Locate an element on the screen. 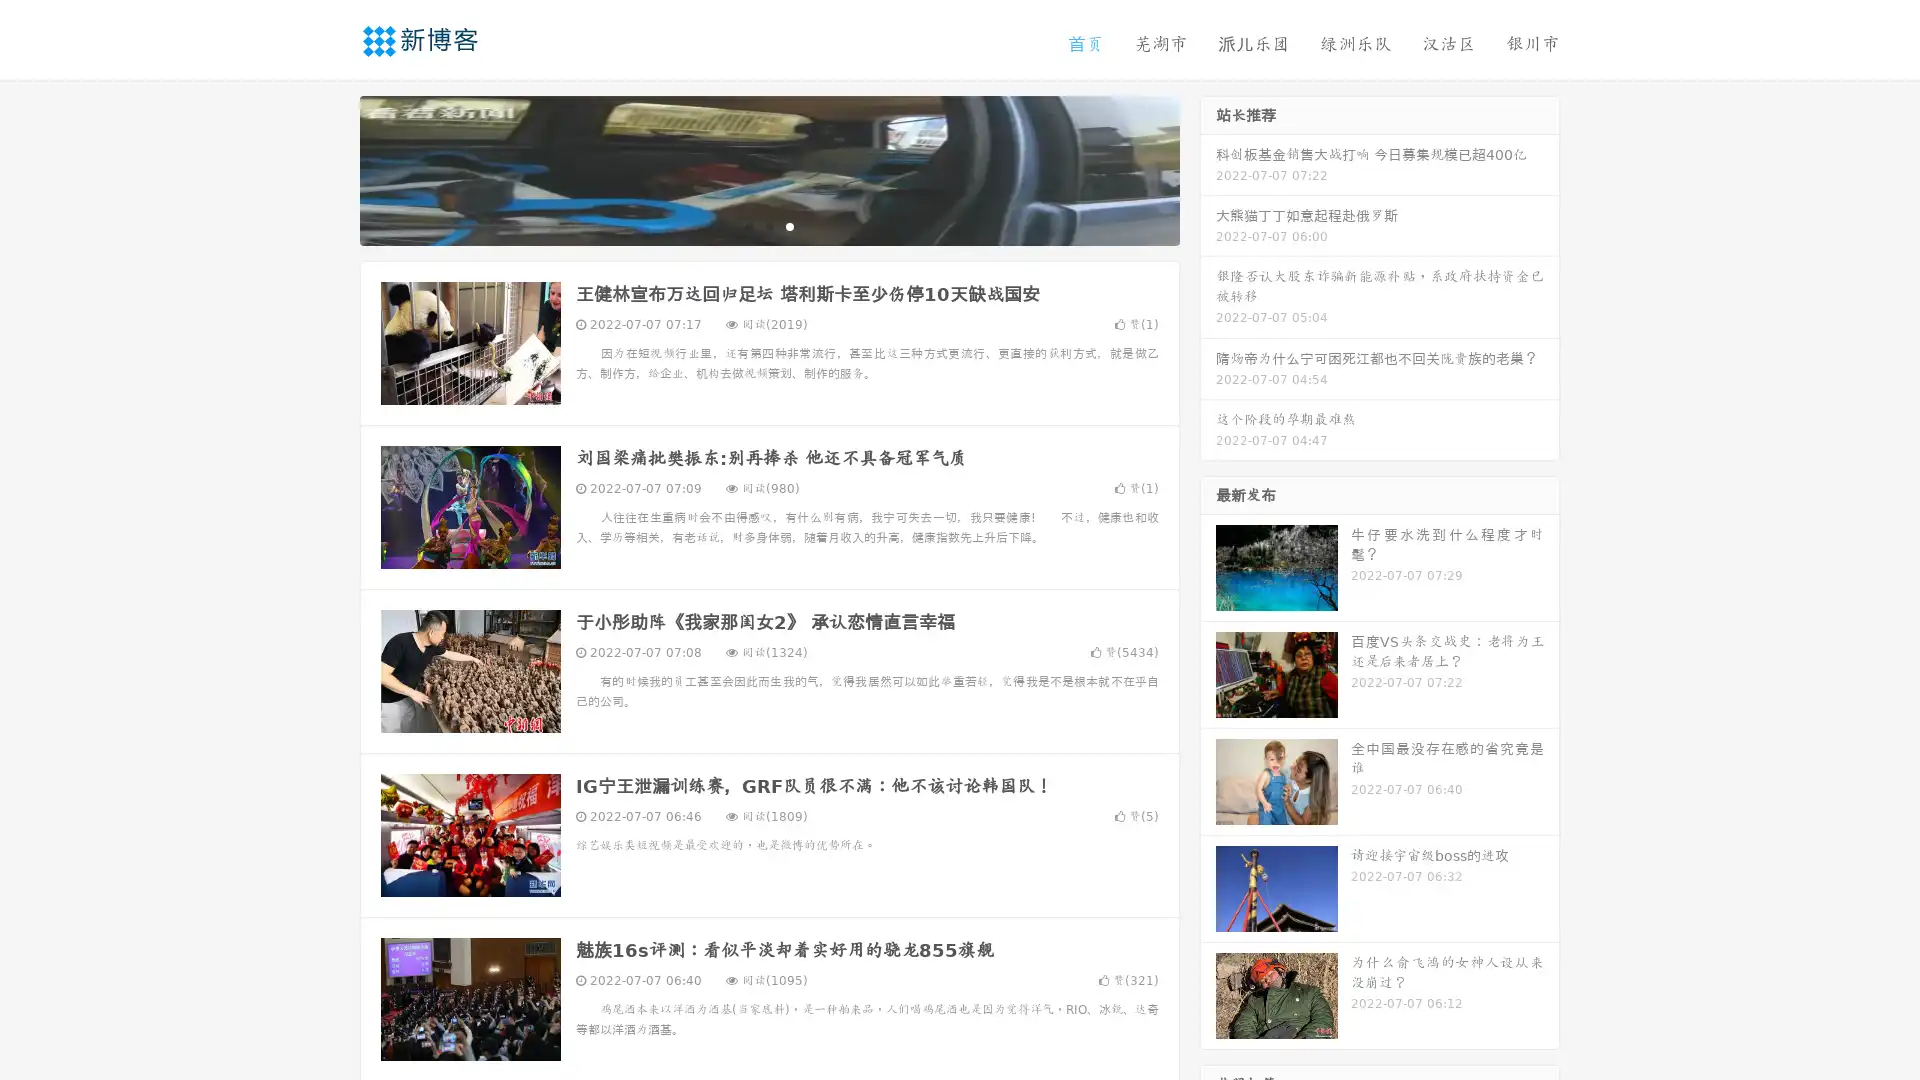 This screenshot has width=1920, height=1080. Go to slide 2 is located at coordinates (768, 225).